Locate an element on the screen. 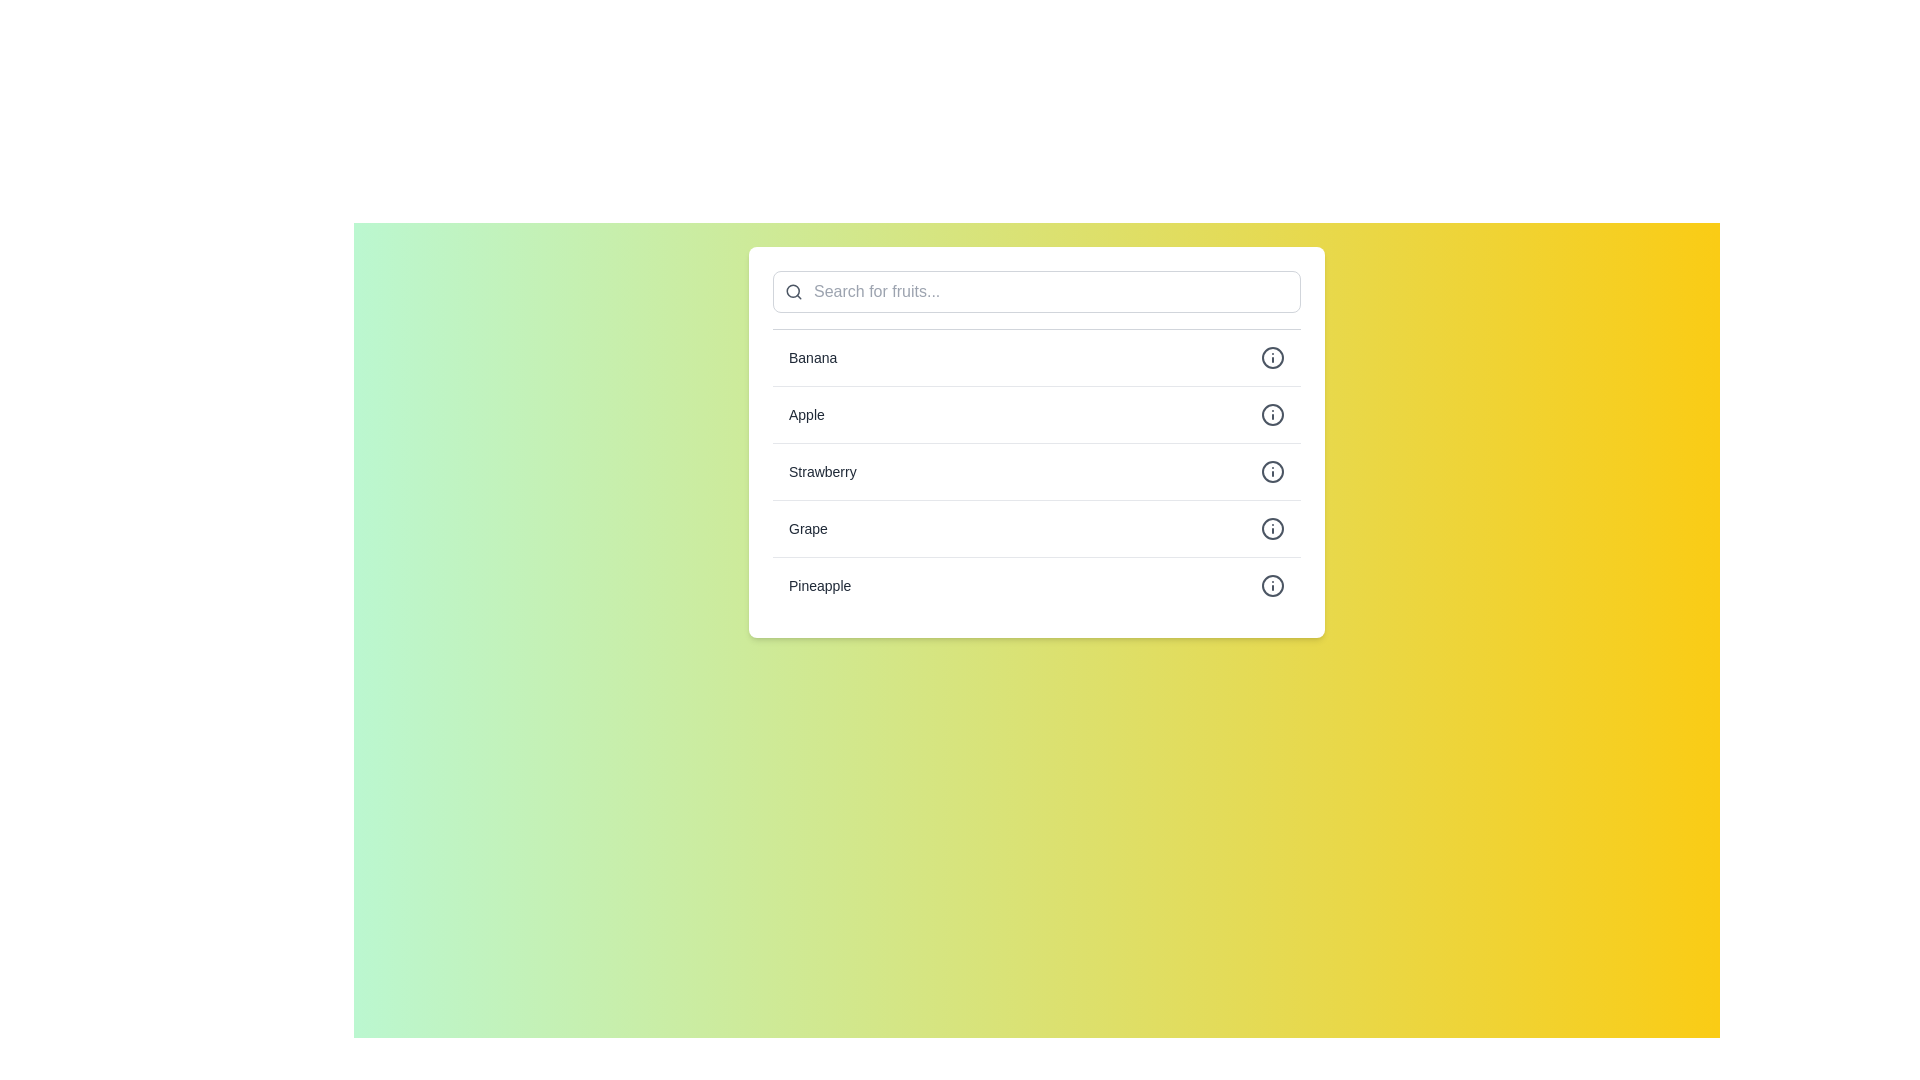 The height and width of the screenshot is (1080, 1920). the outlined circular SVG shape located in the final row of the list, adjacent to the 'Pineapple' label is located at coordinates (1271, 585).